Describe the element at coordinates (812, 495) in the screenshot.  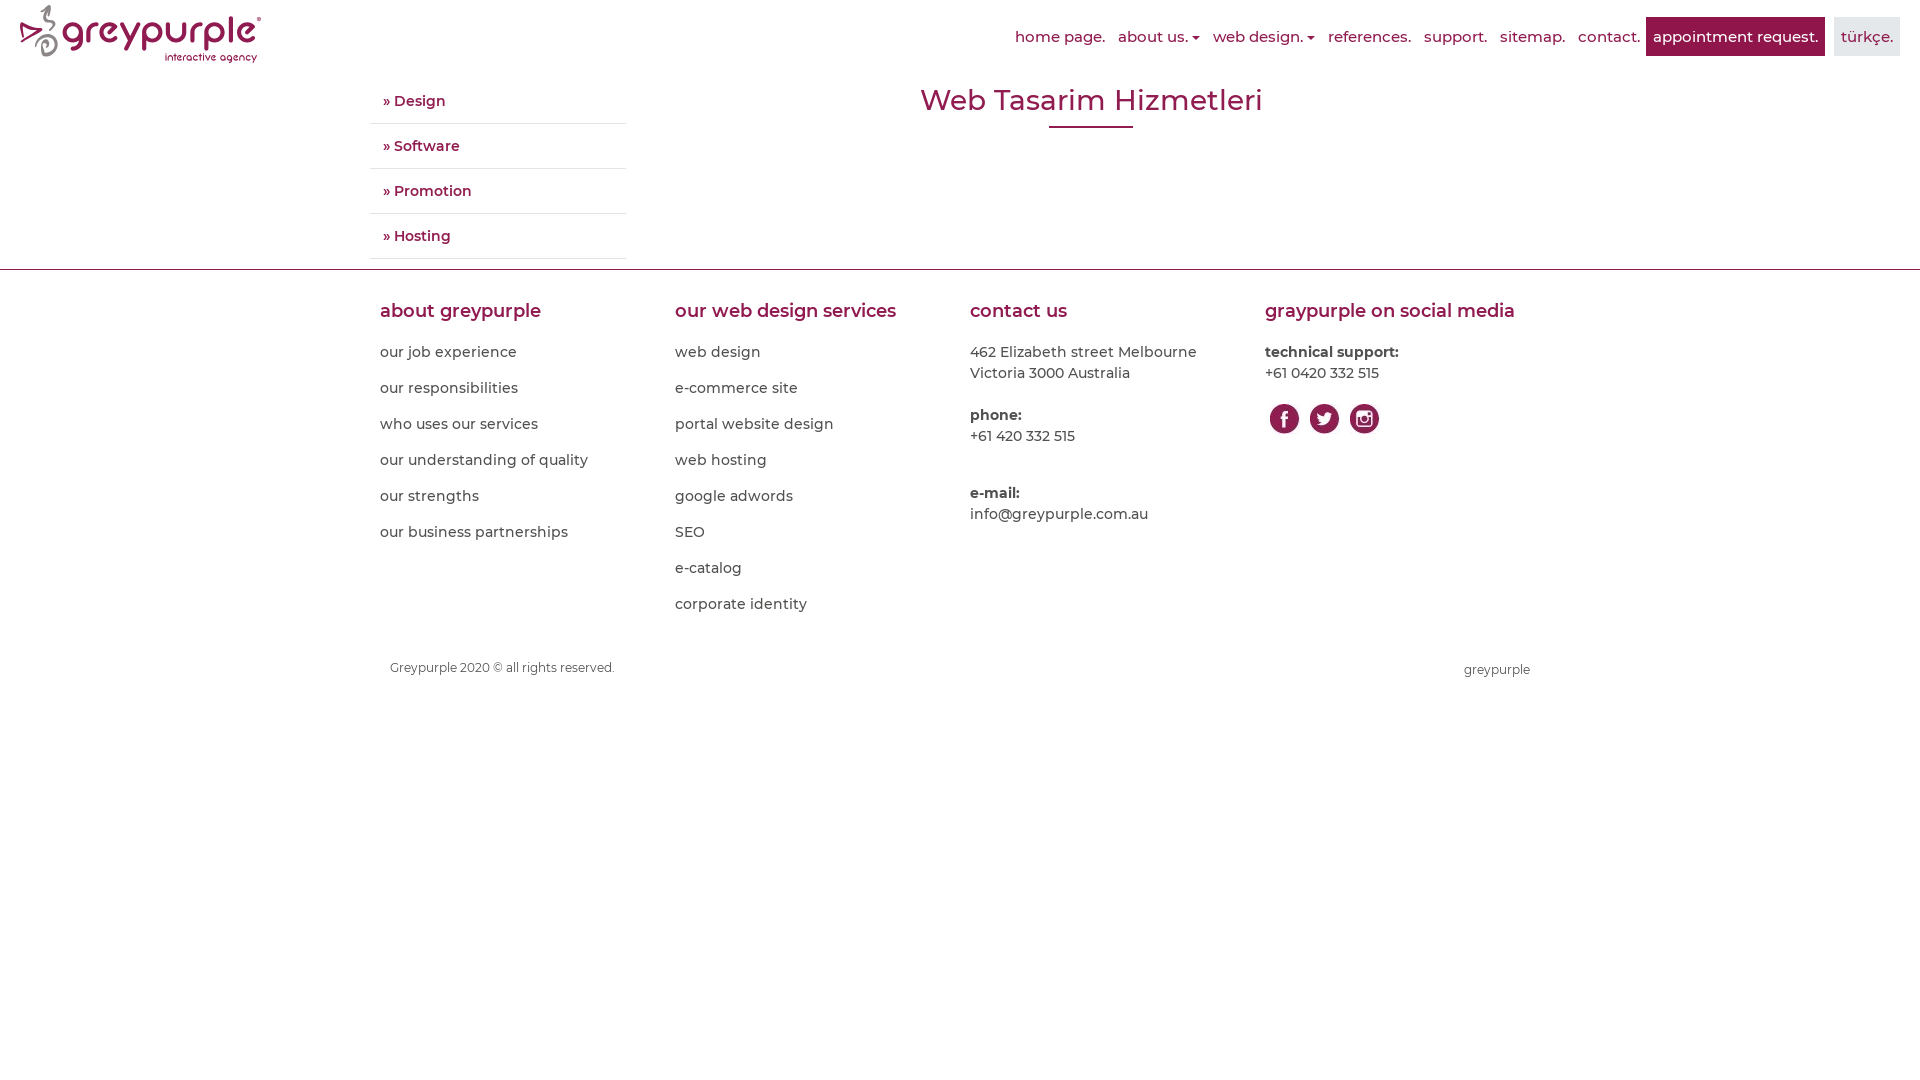
I see `'google adwords'` at that location.